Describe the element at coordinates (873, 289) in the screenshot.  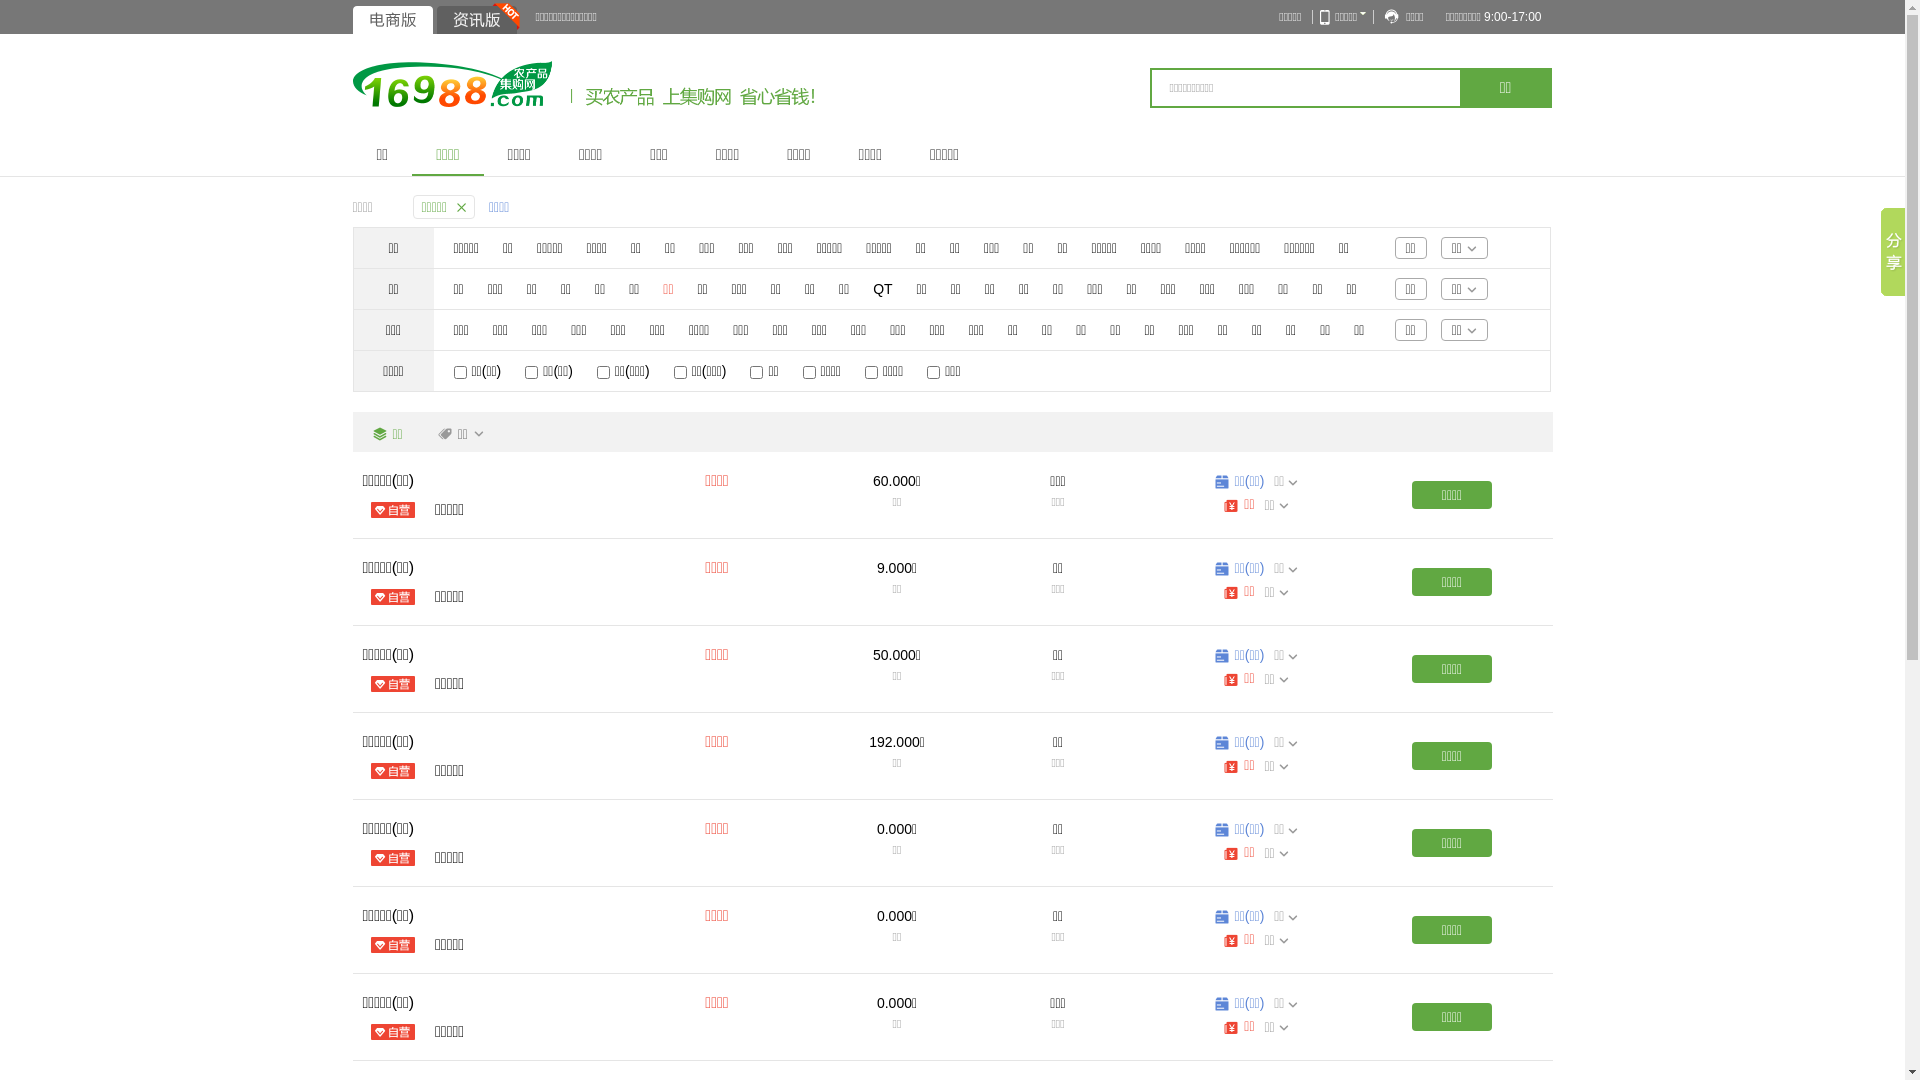
I see `'QT'` at that location.